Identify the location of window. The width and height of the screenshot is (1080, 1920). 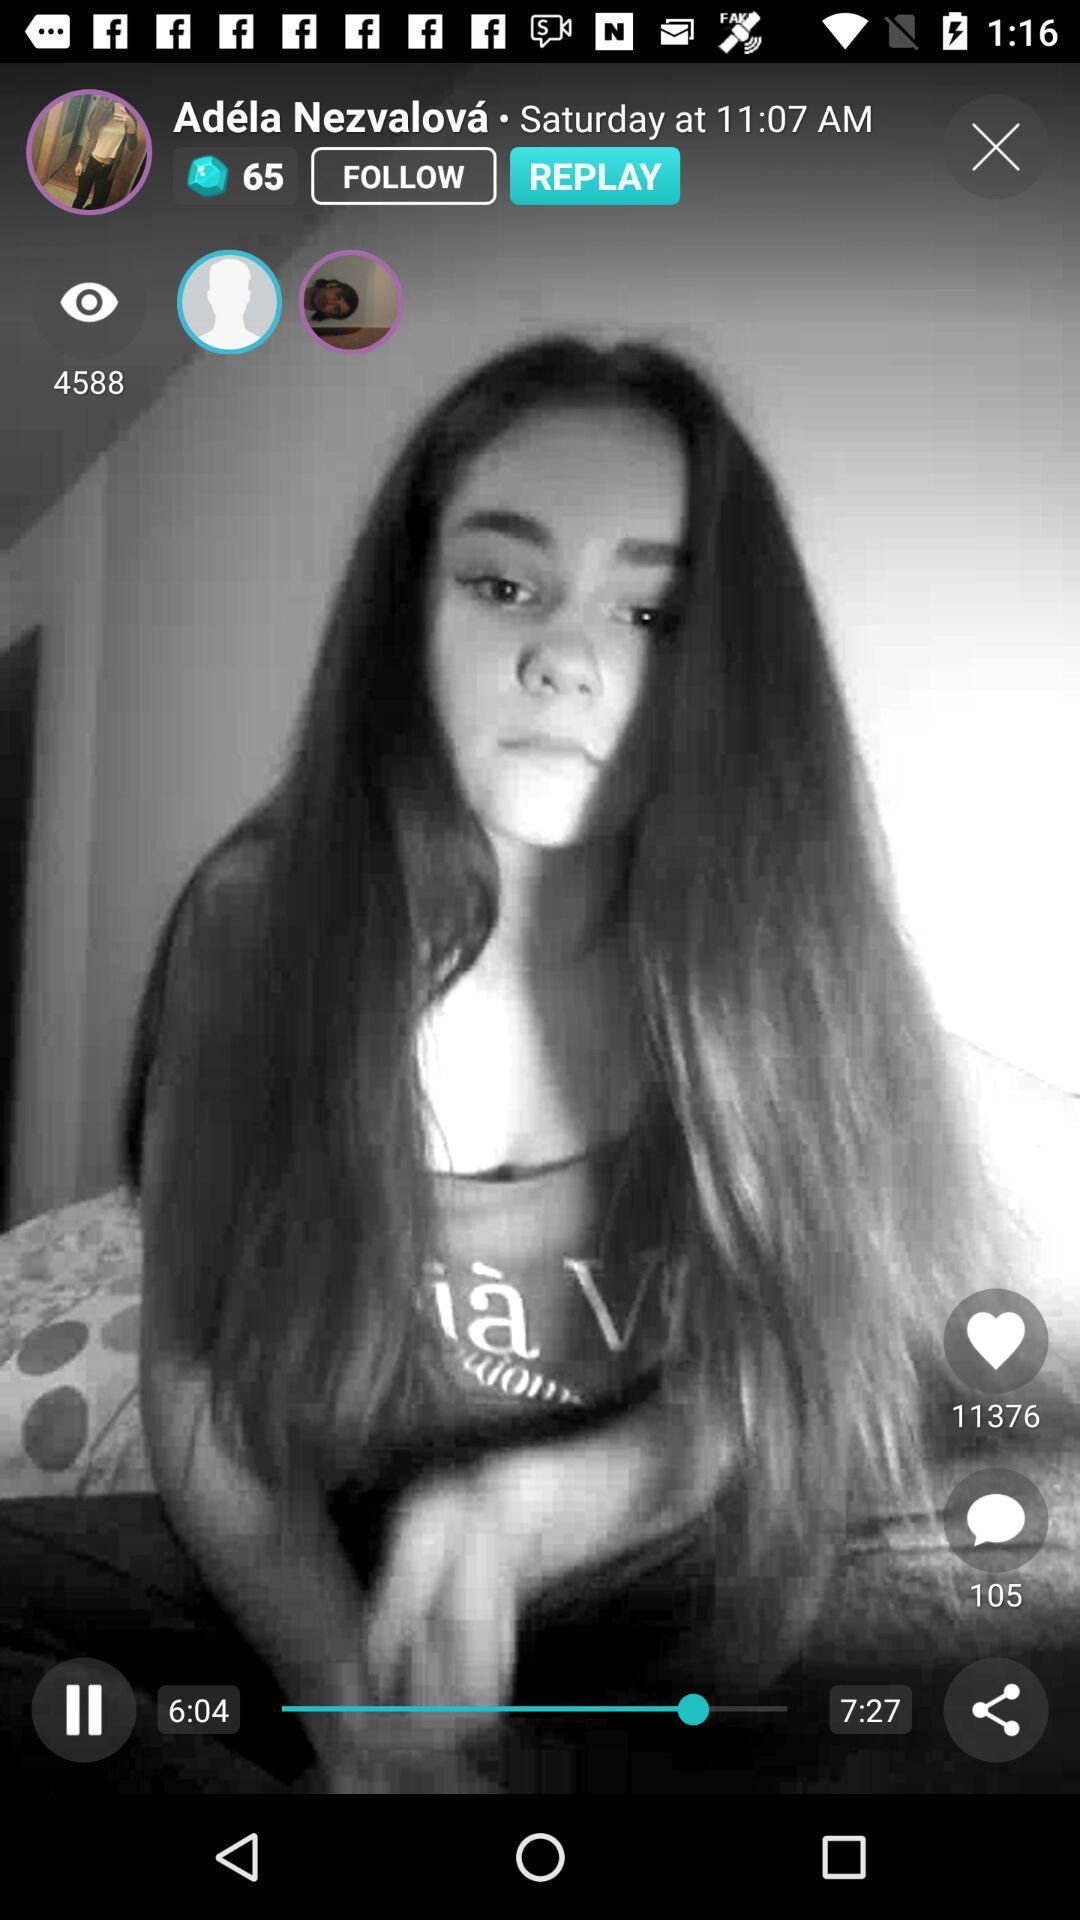
(995, 146).